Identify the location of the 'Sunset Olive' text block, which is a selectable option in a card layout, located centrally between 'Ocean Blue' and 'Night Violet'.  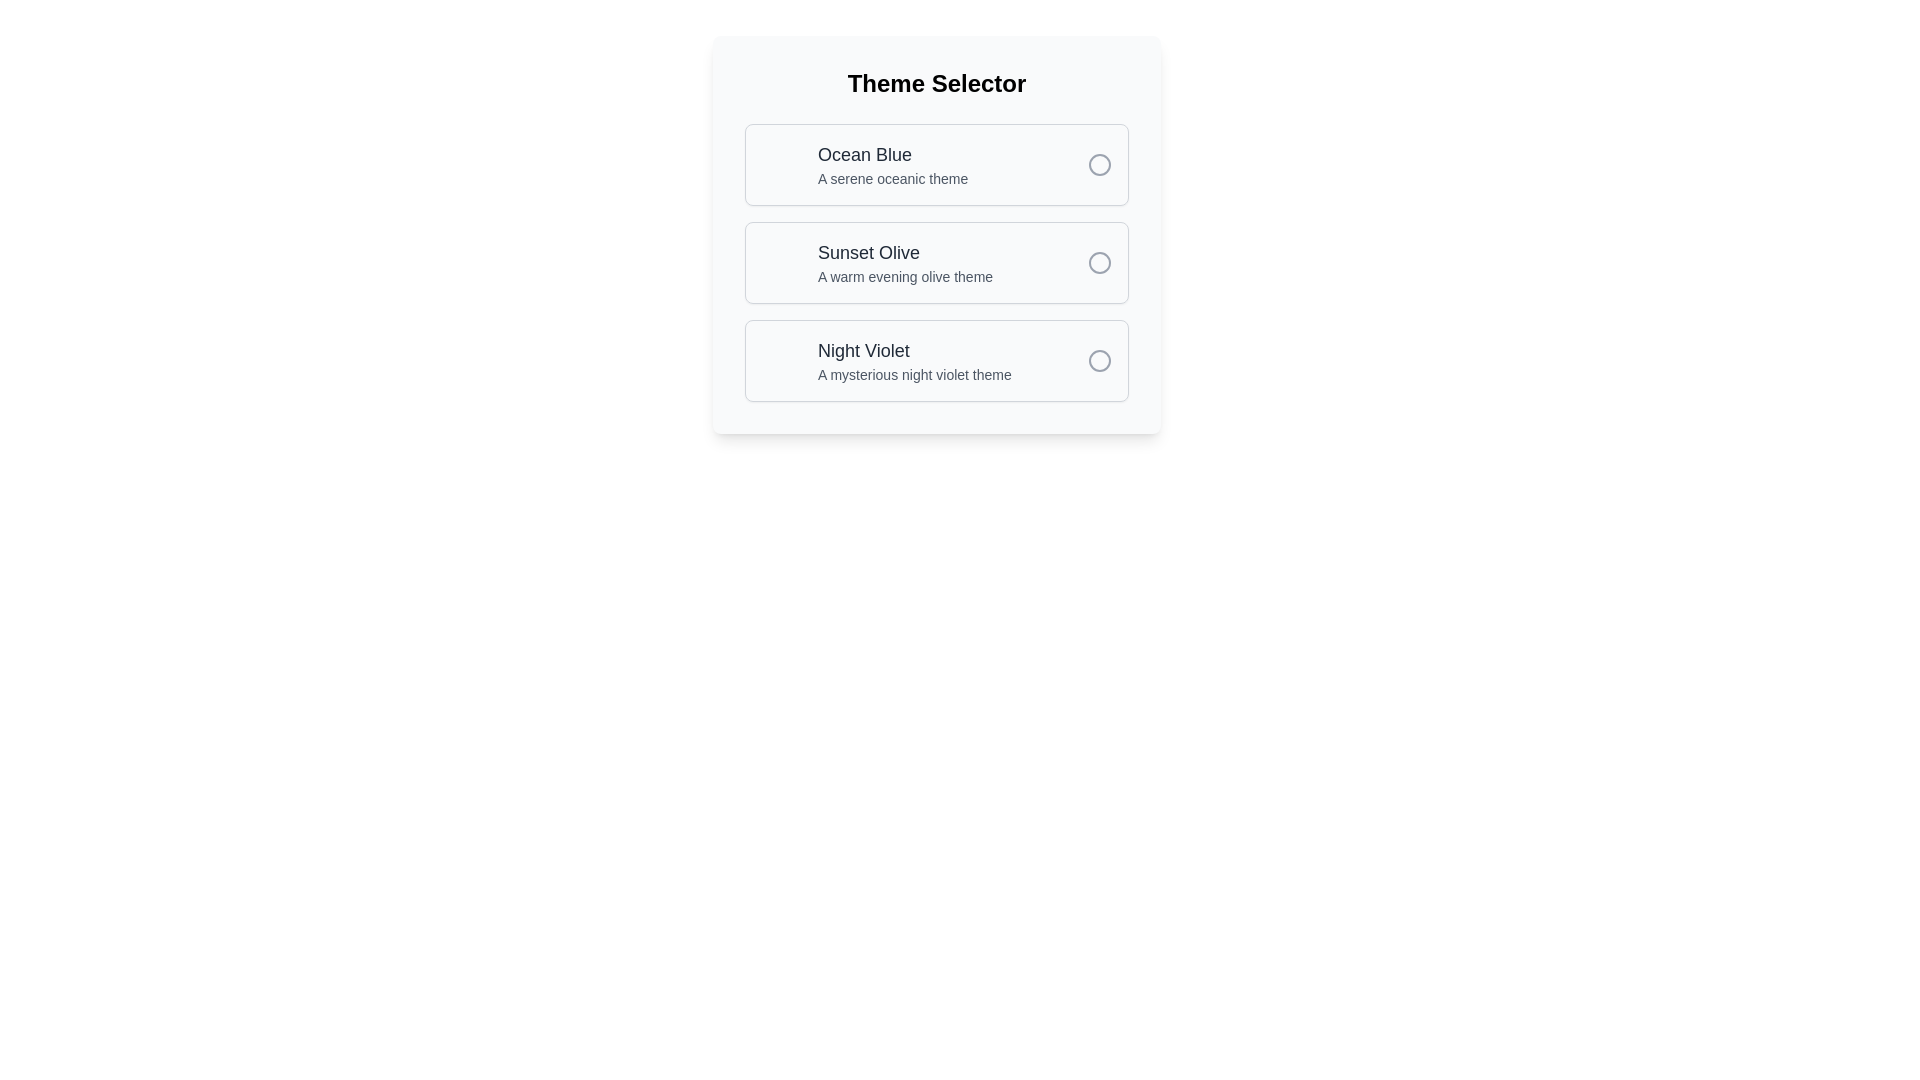
(904, 261).